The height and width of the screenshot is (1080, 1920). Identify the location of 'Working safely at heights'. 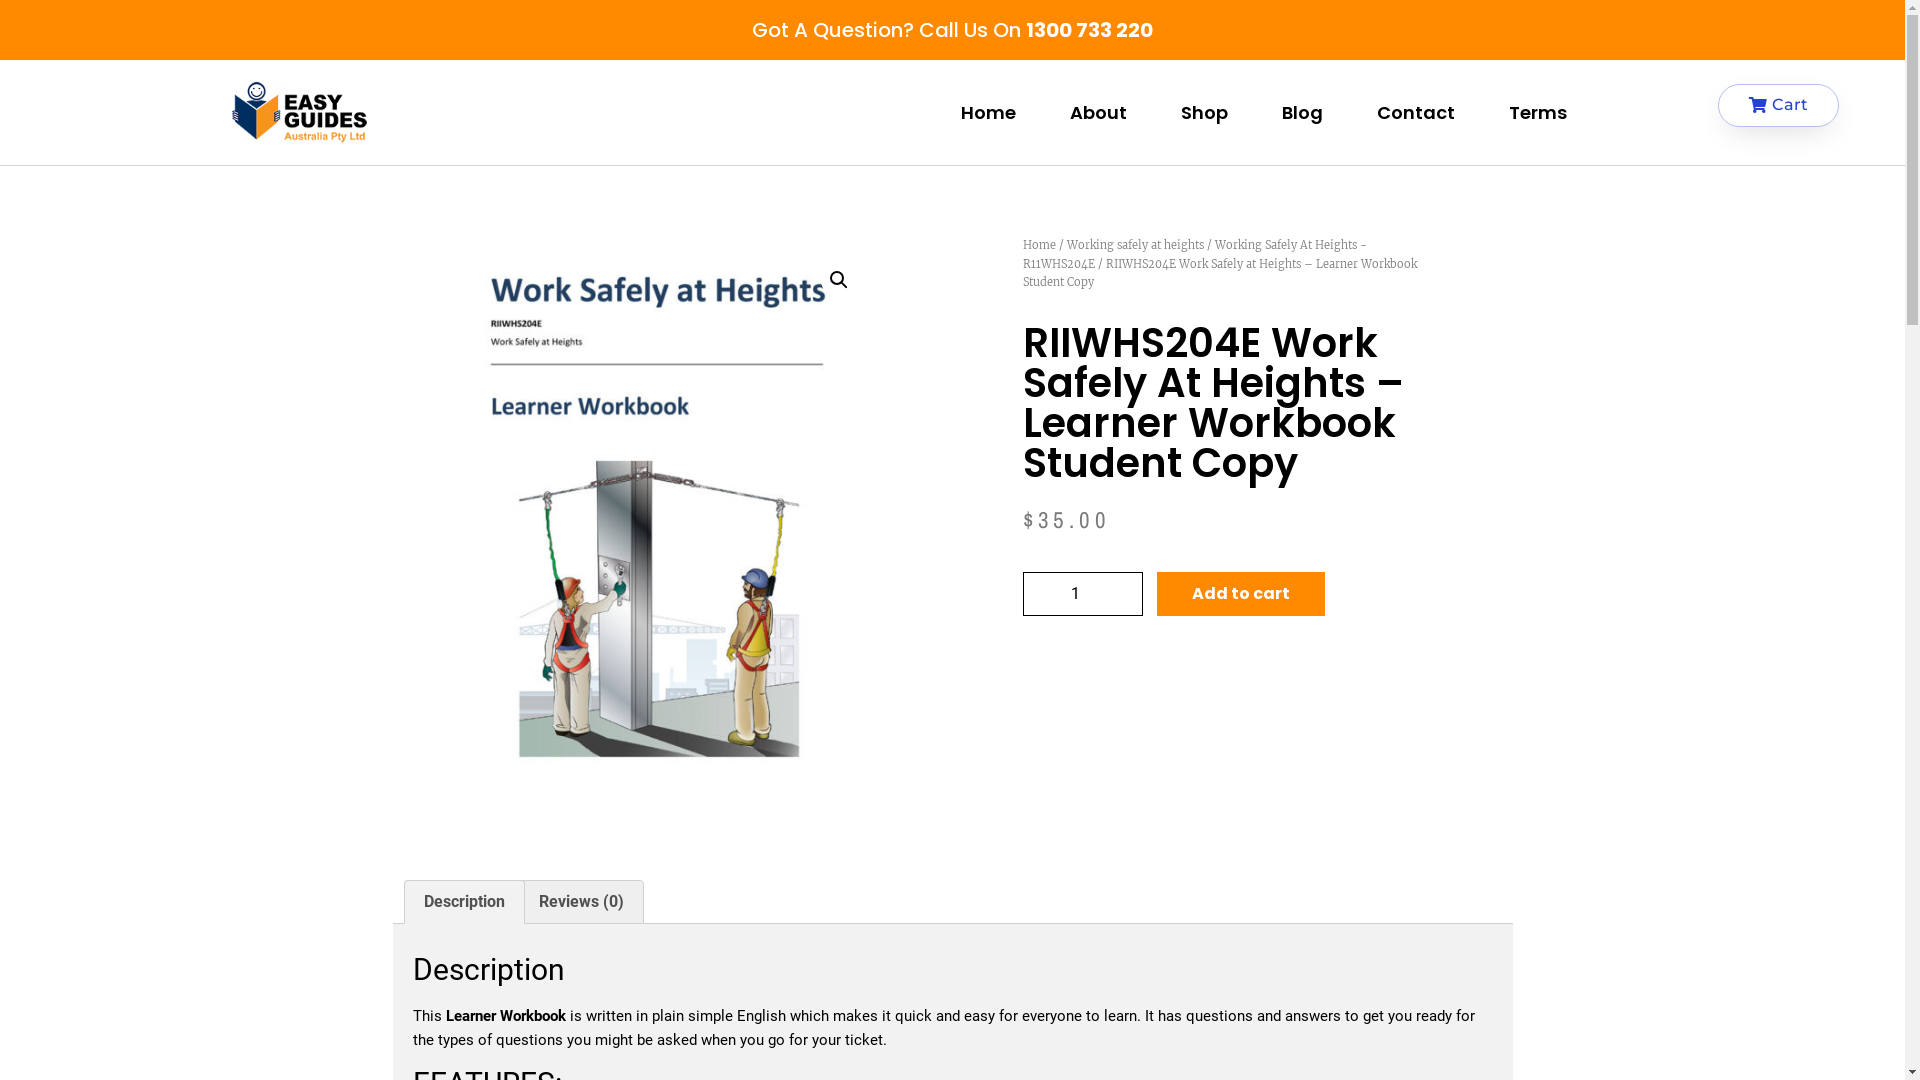
(1134, 244).